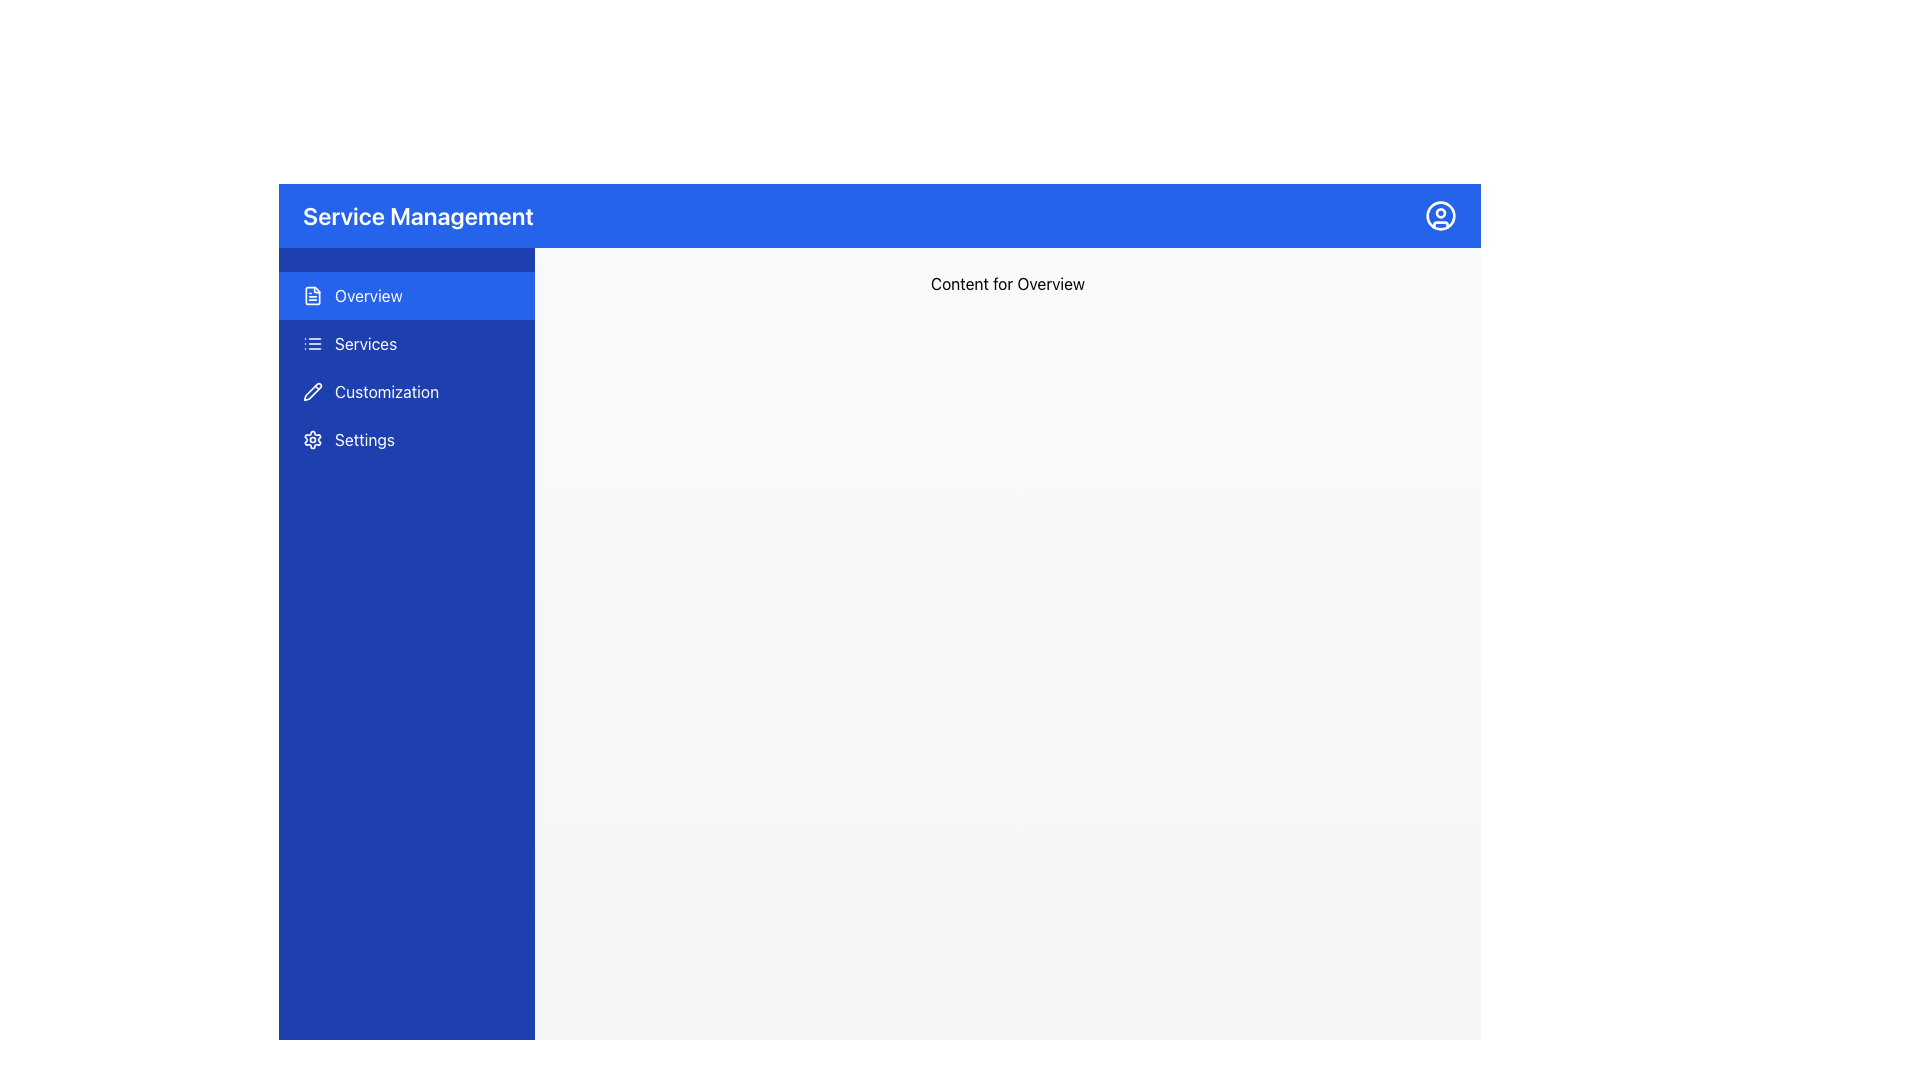 This screenshot has height=1080, width=1920. What do you see at coordinates (406, 342) in the screenshot?
I see `the 'Services' navigation button located in the vertical navigation bar, which is the second item below 'Overview' and above 'Customization'` at bounding box center [406, 342].